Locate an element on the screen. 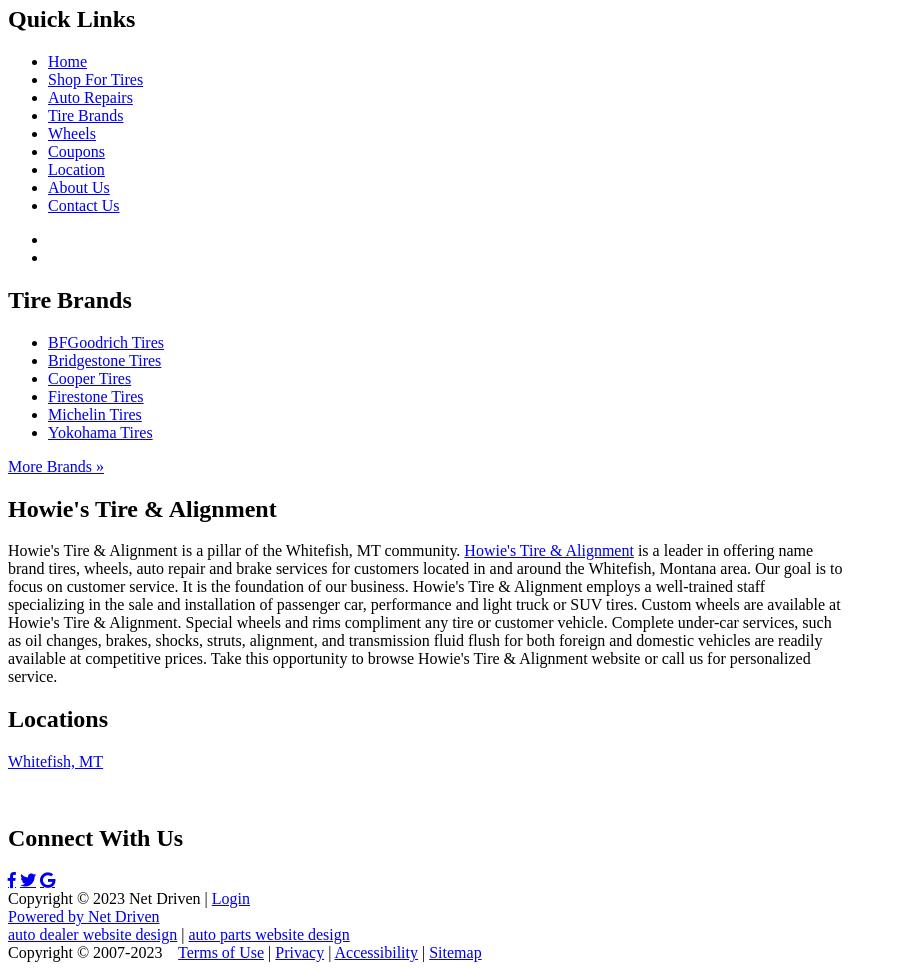 This screenshot has height=969, width=908. 'Firestone Tires' is located at coordinates (48, 395).